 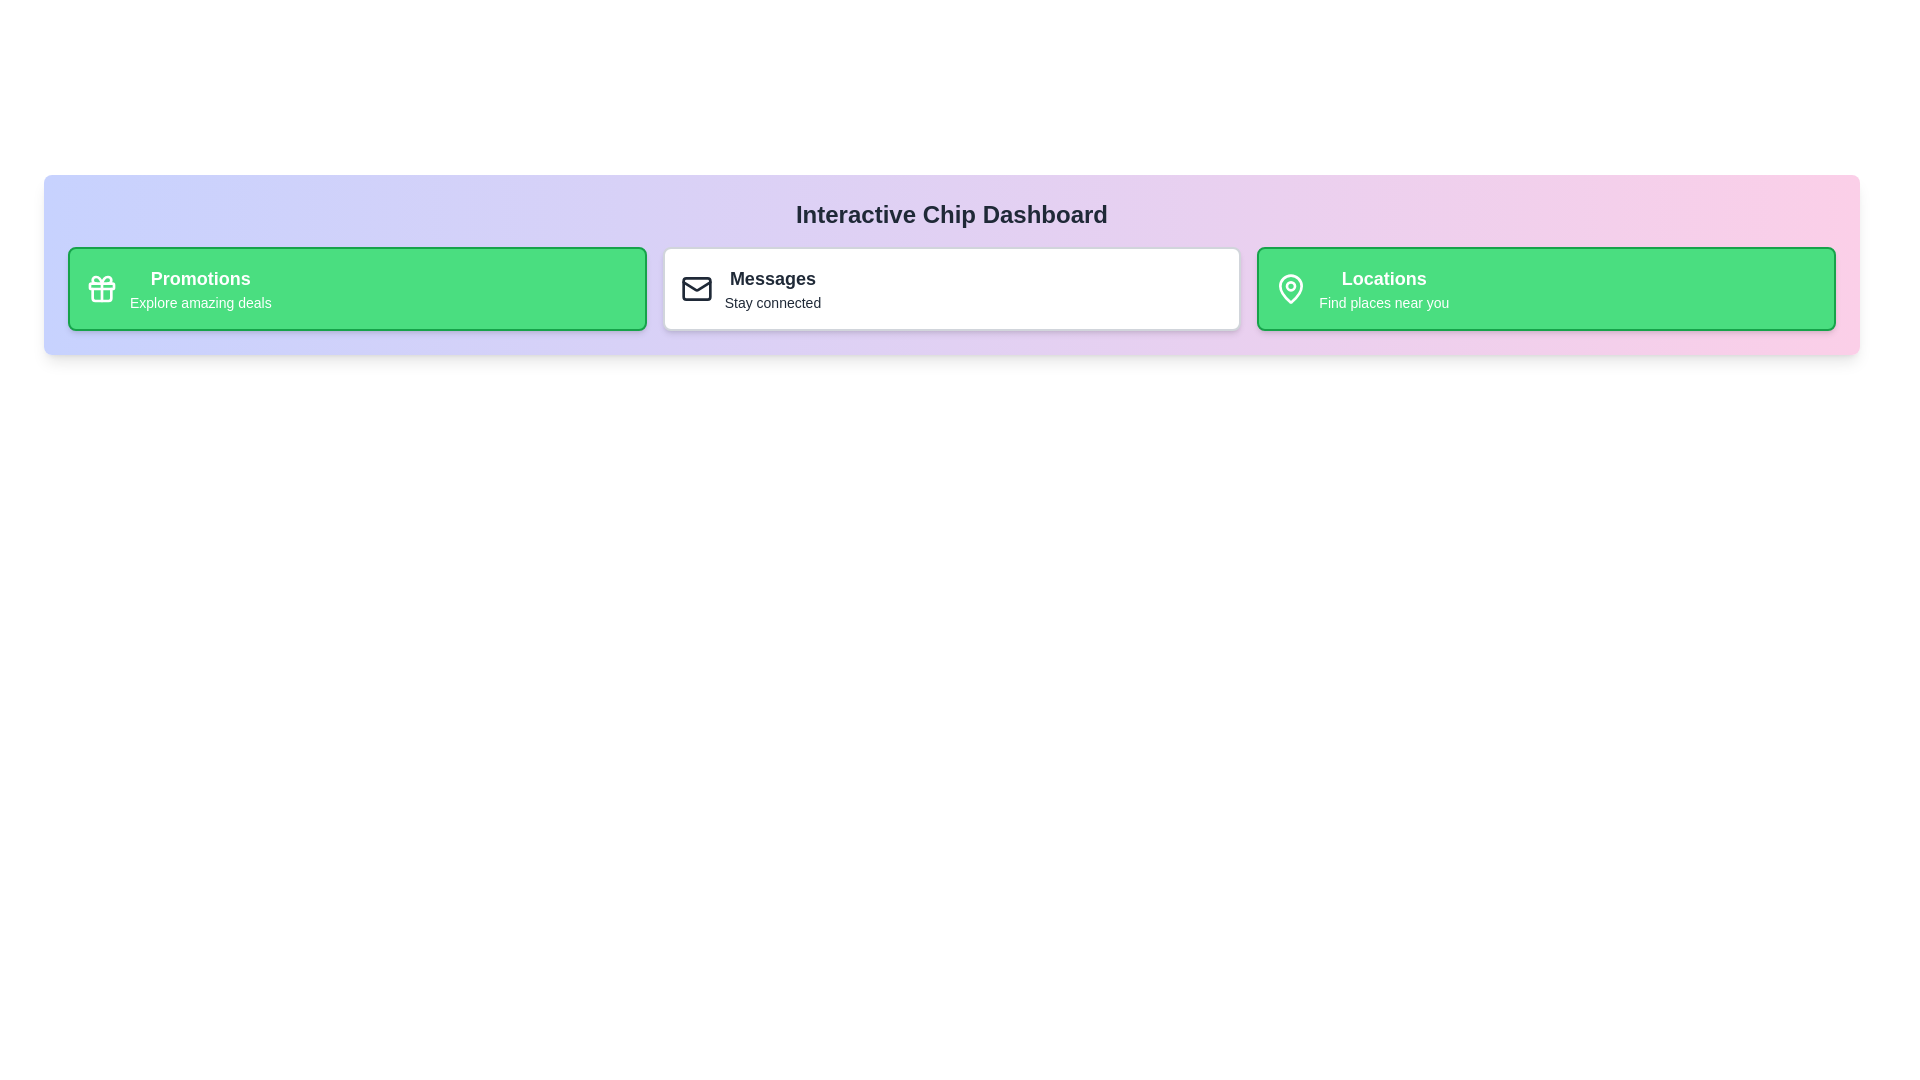 I want to click on the chip labeled Locations to observe the hover effect, so click(x=1544, y=289).